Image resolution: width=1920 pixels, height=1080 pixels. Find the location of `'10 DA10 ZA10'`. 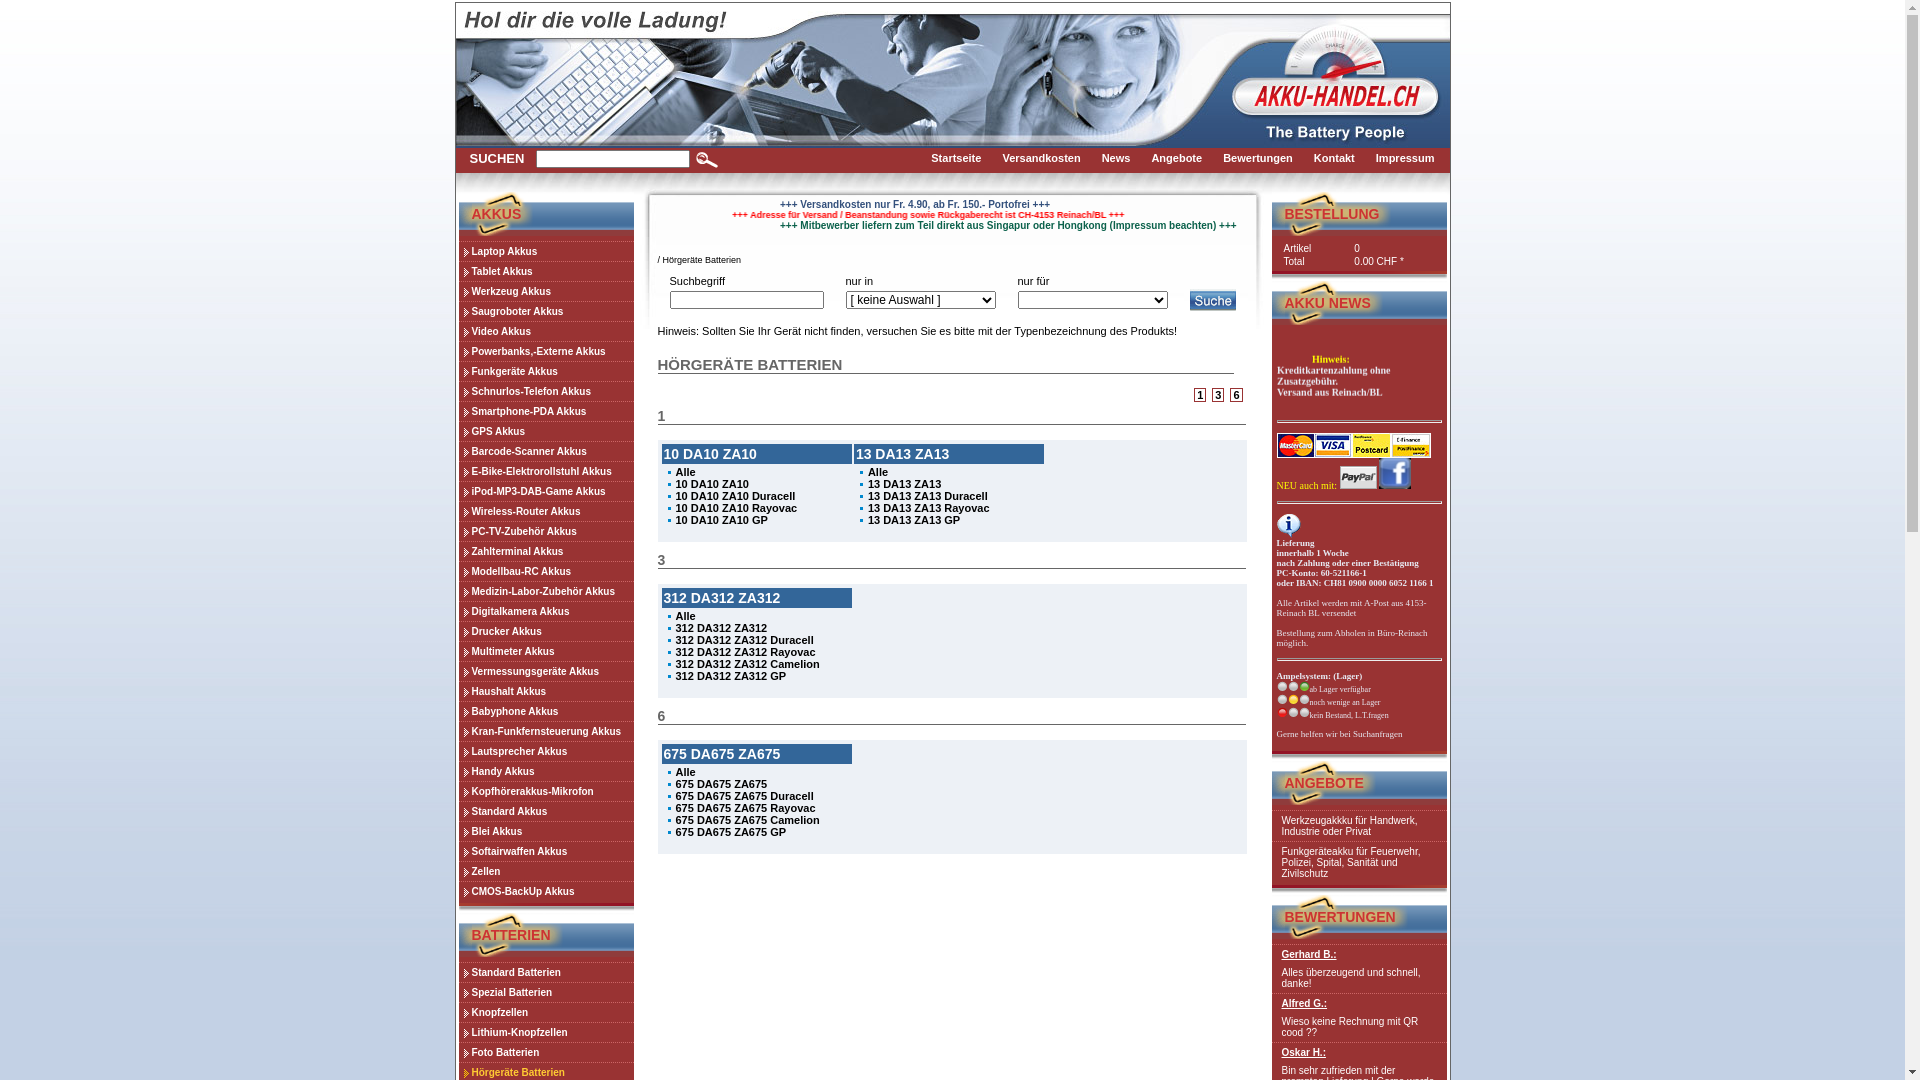

'10 DA10 ZA10' is located at coordinates (712, 483).